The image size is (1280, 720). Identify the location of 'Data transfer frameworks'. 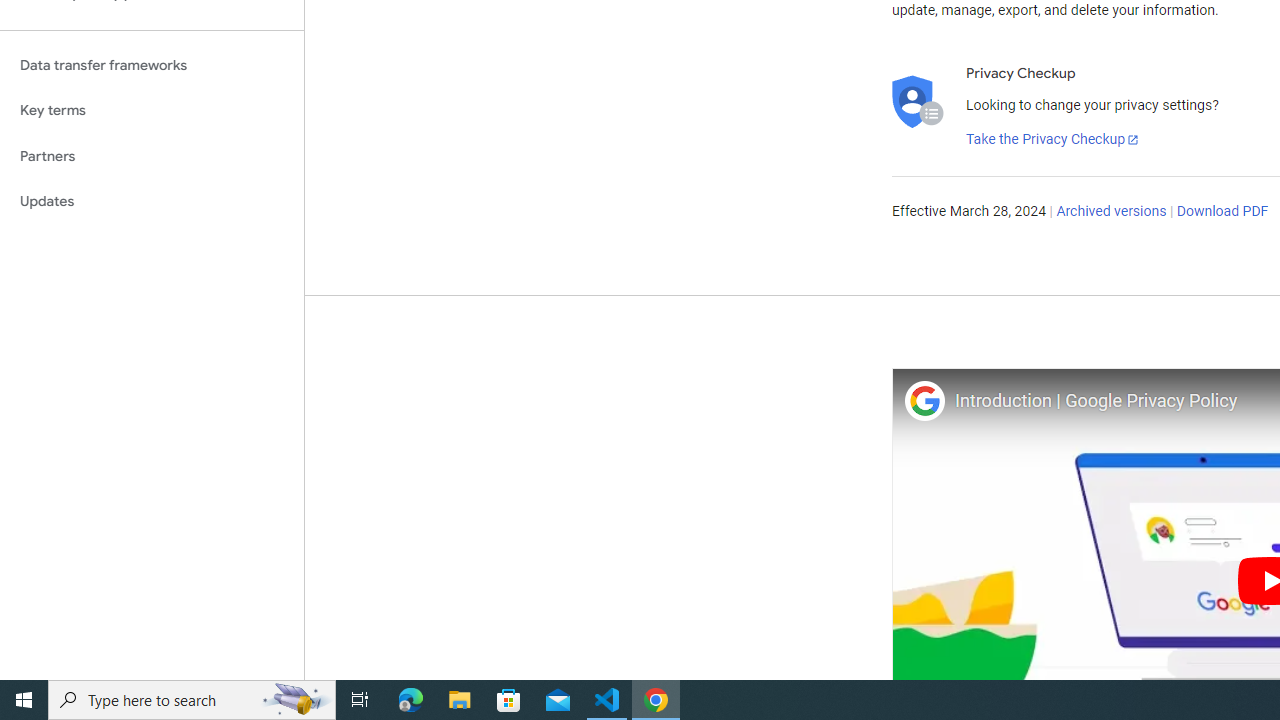
(151, 64).